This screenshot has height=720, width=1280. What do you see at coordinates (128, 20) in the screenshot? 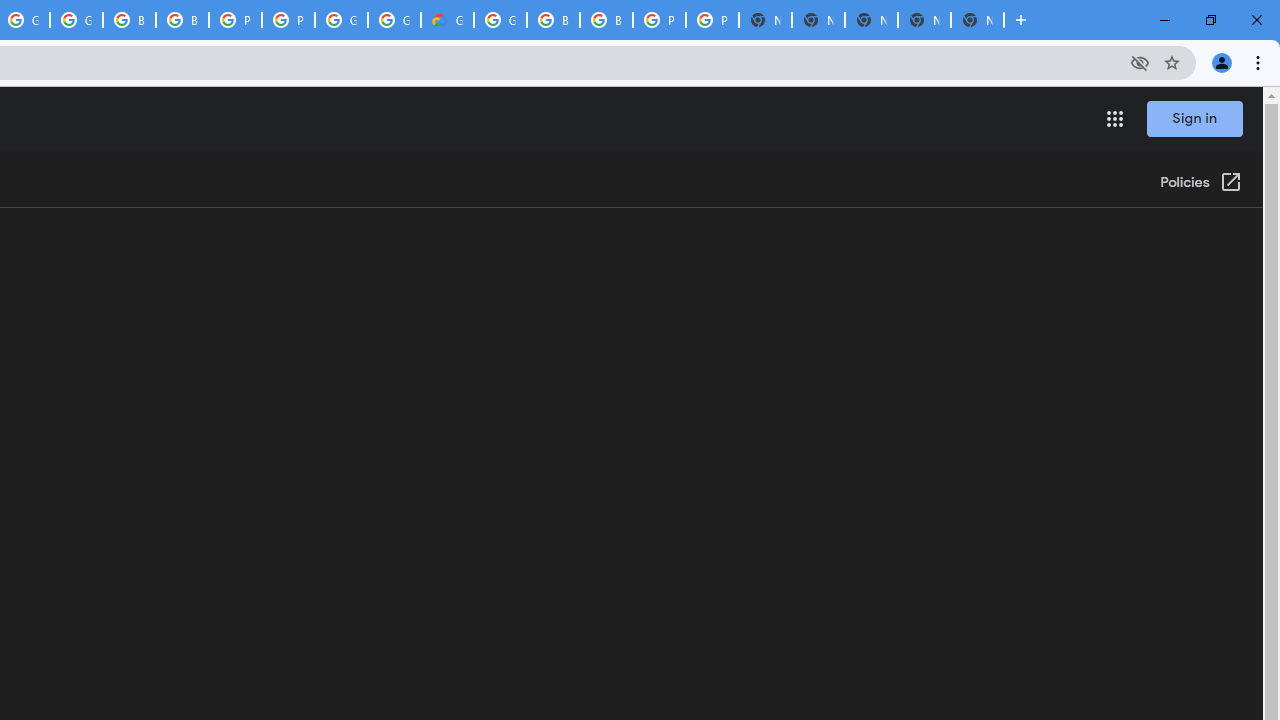
I see `'Browse Chrome as a guest - Computer - Google Chrome Help'` at bounding box center [128, 20].